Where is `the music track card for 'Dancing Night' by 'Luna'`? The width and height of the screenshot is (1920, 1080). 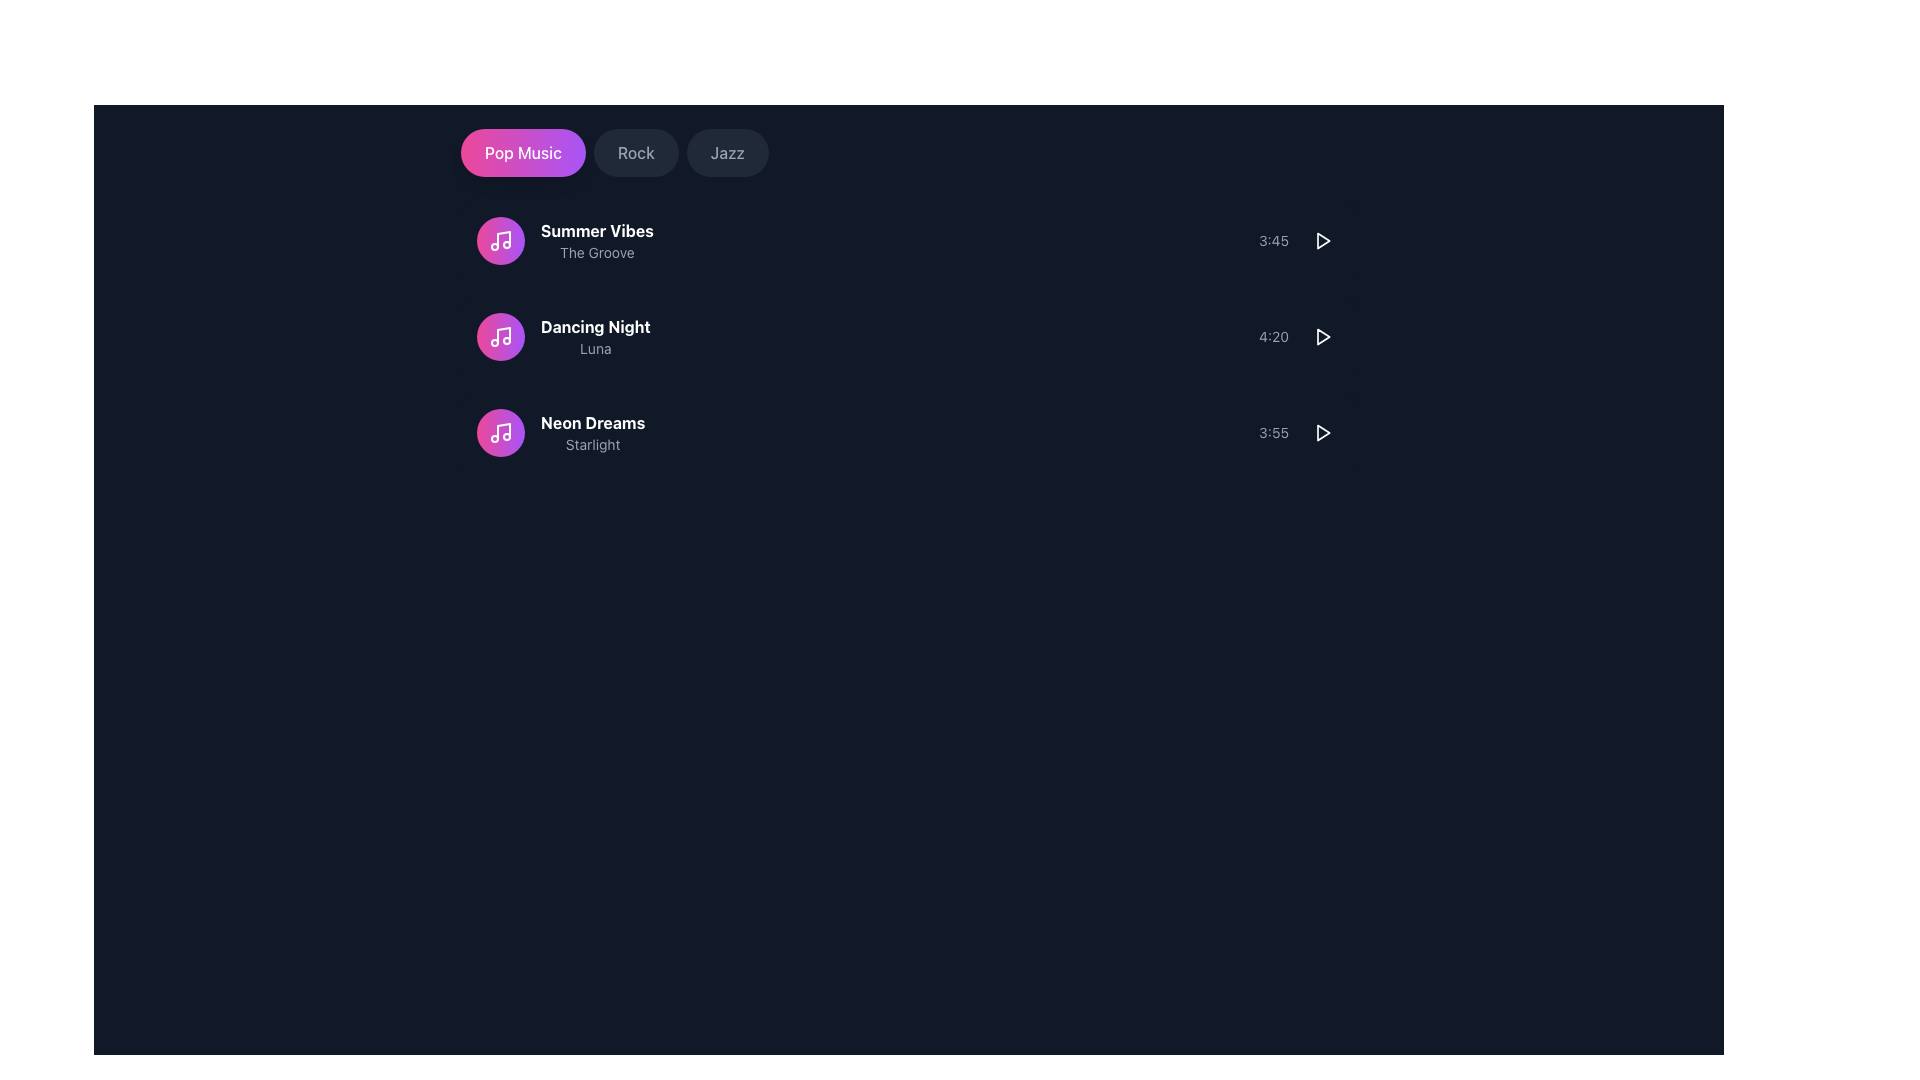
the music track card for 'Dancing Night' by 'Luna' is located at coordinates (907, 335).